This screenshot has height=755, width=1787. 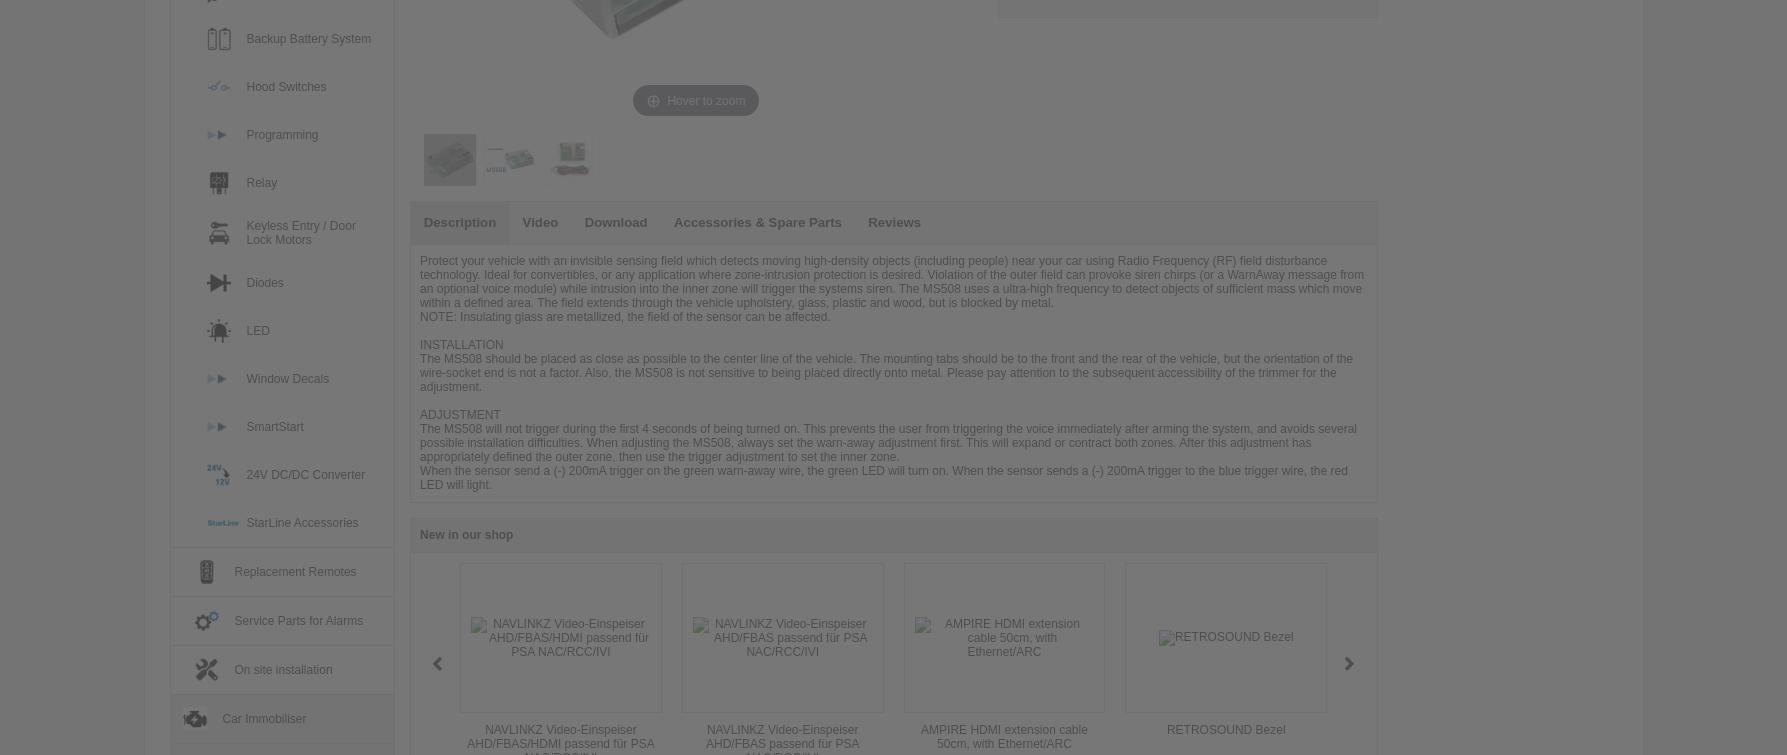 I want to click on 'Description', so click(x=459, y=222).